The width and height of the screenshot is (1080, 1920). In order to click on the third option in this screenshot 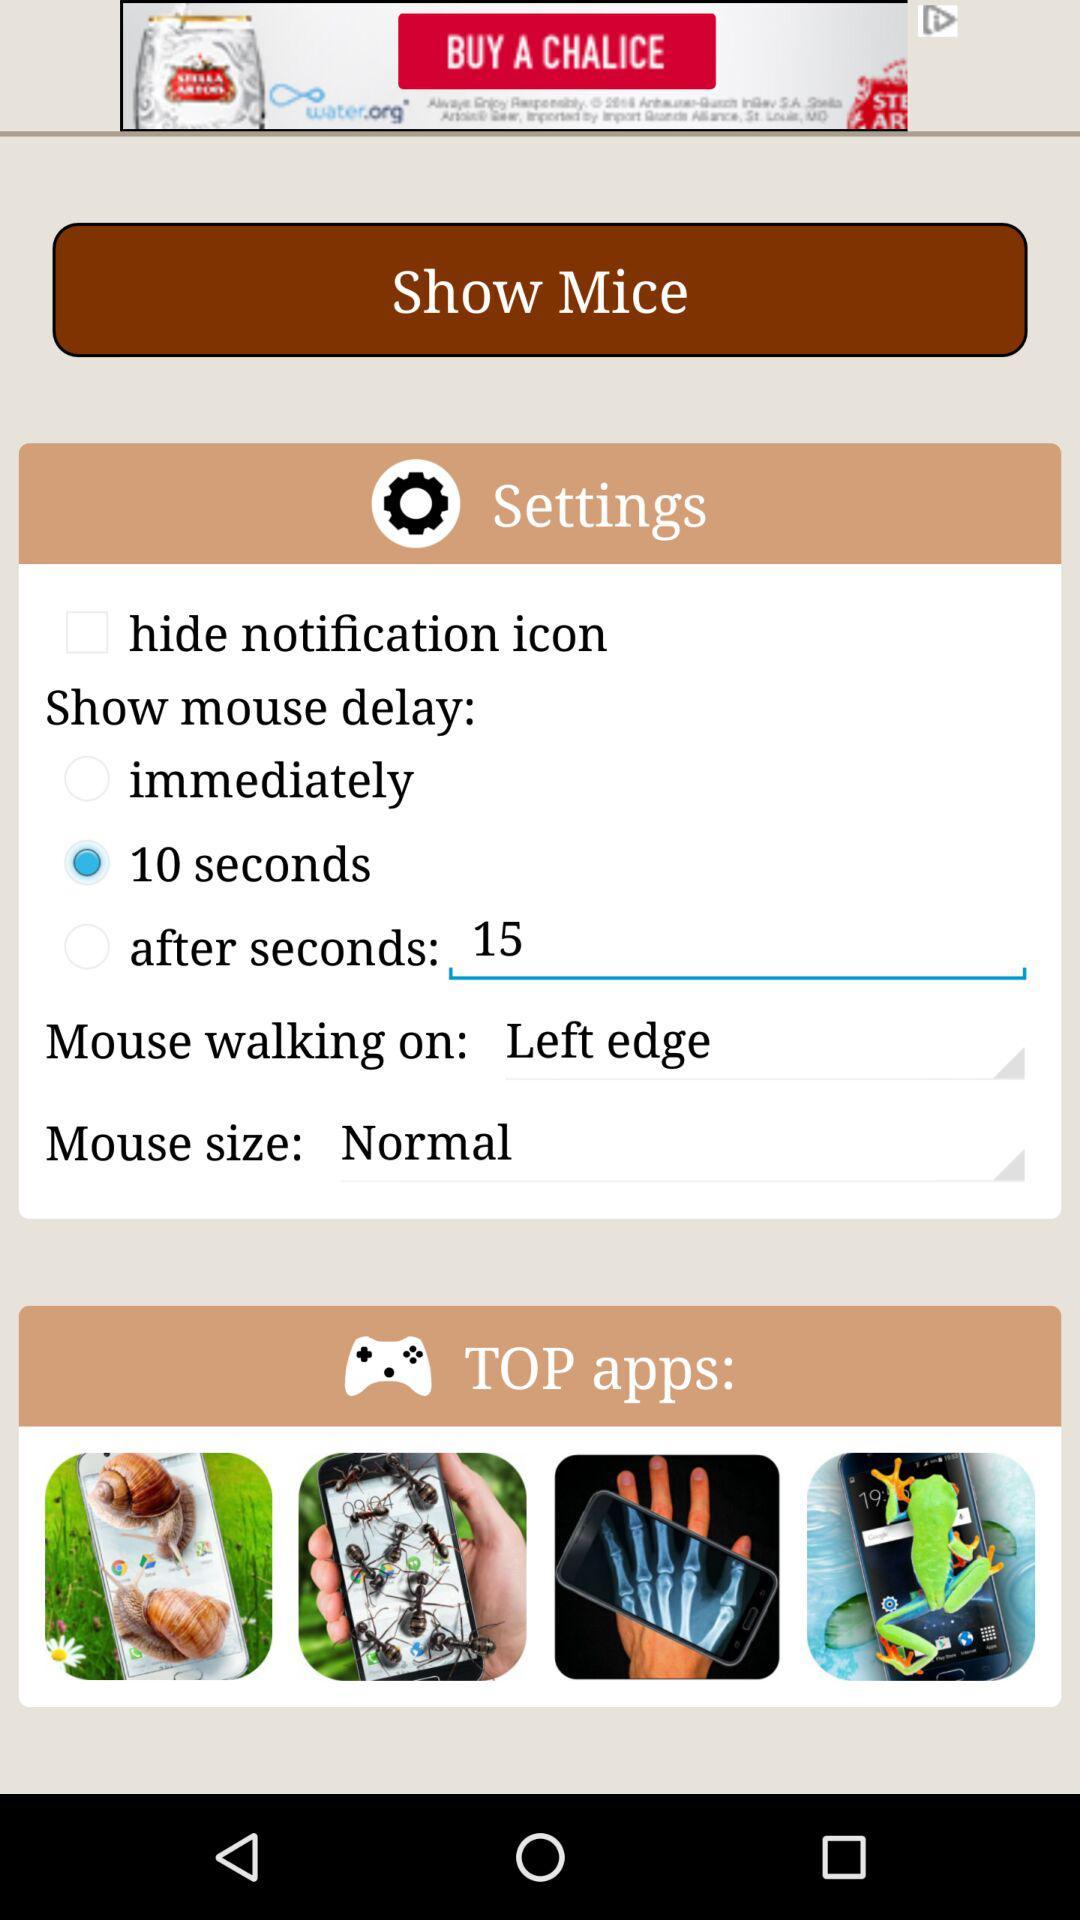, I will do `click(241, 945)`.